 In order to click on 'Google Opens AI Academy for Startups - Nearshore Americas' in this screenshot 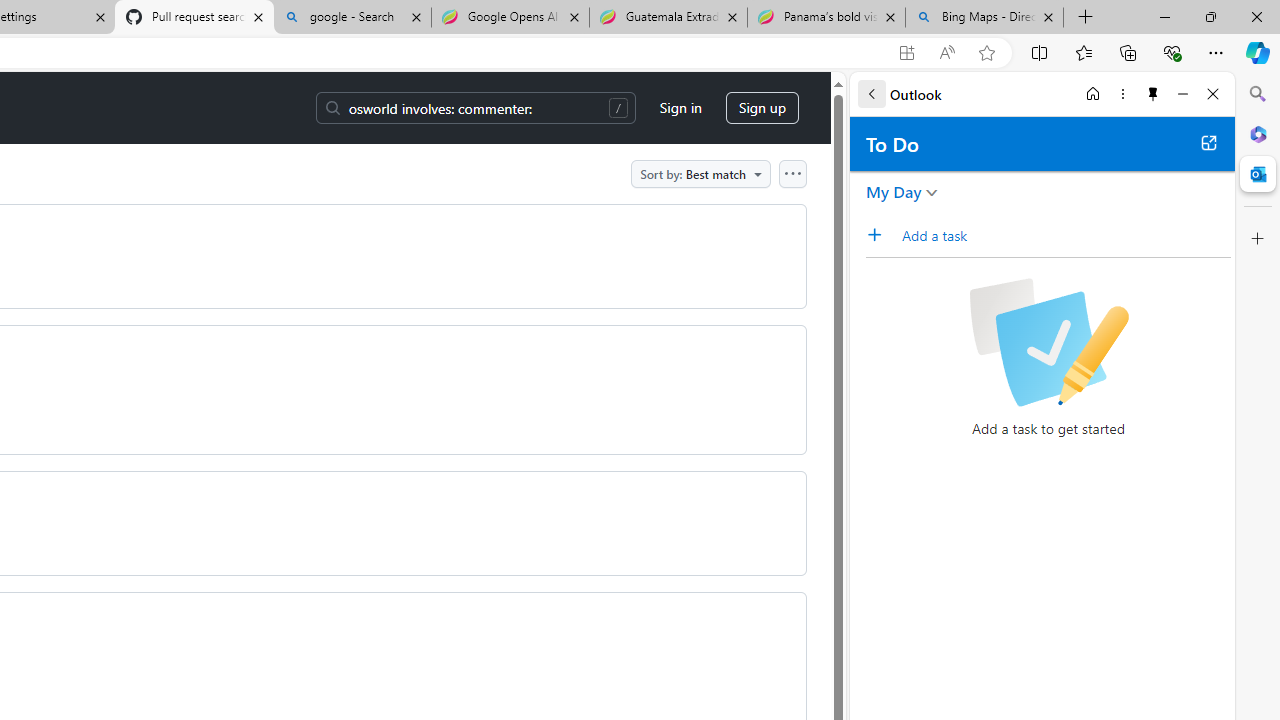, I will do `click(510, 17)`.